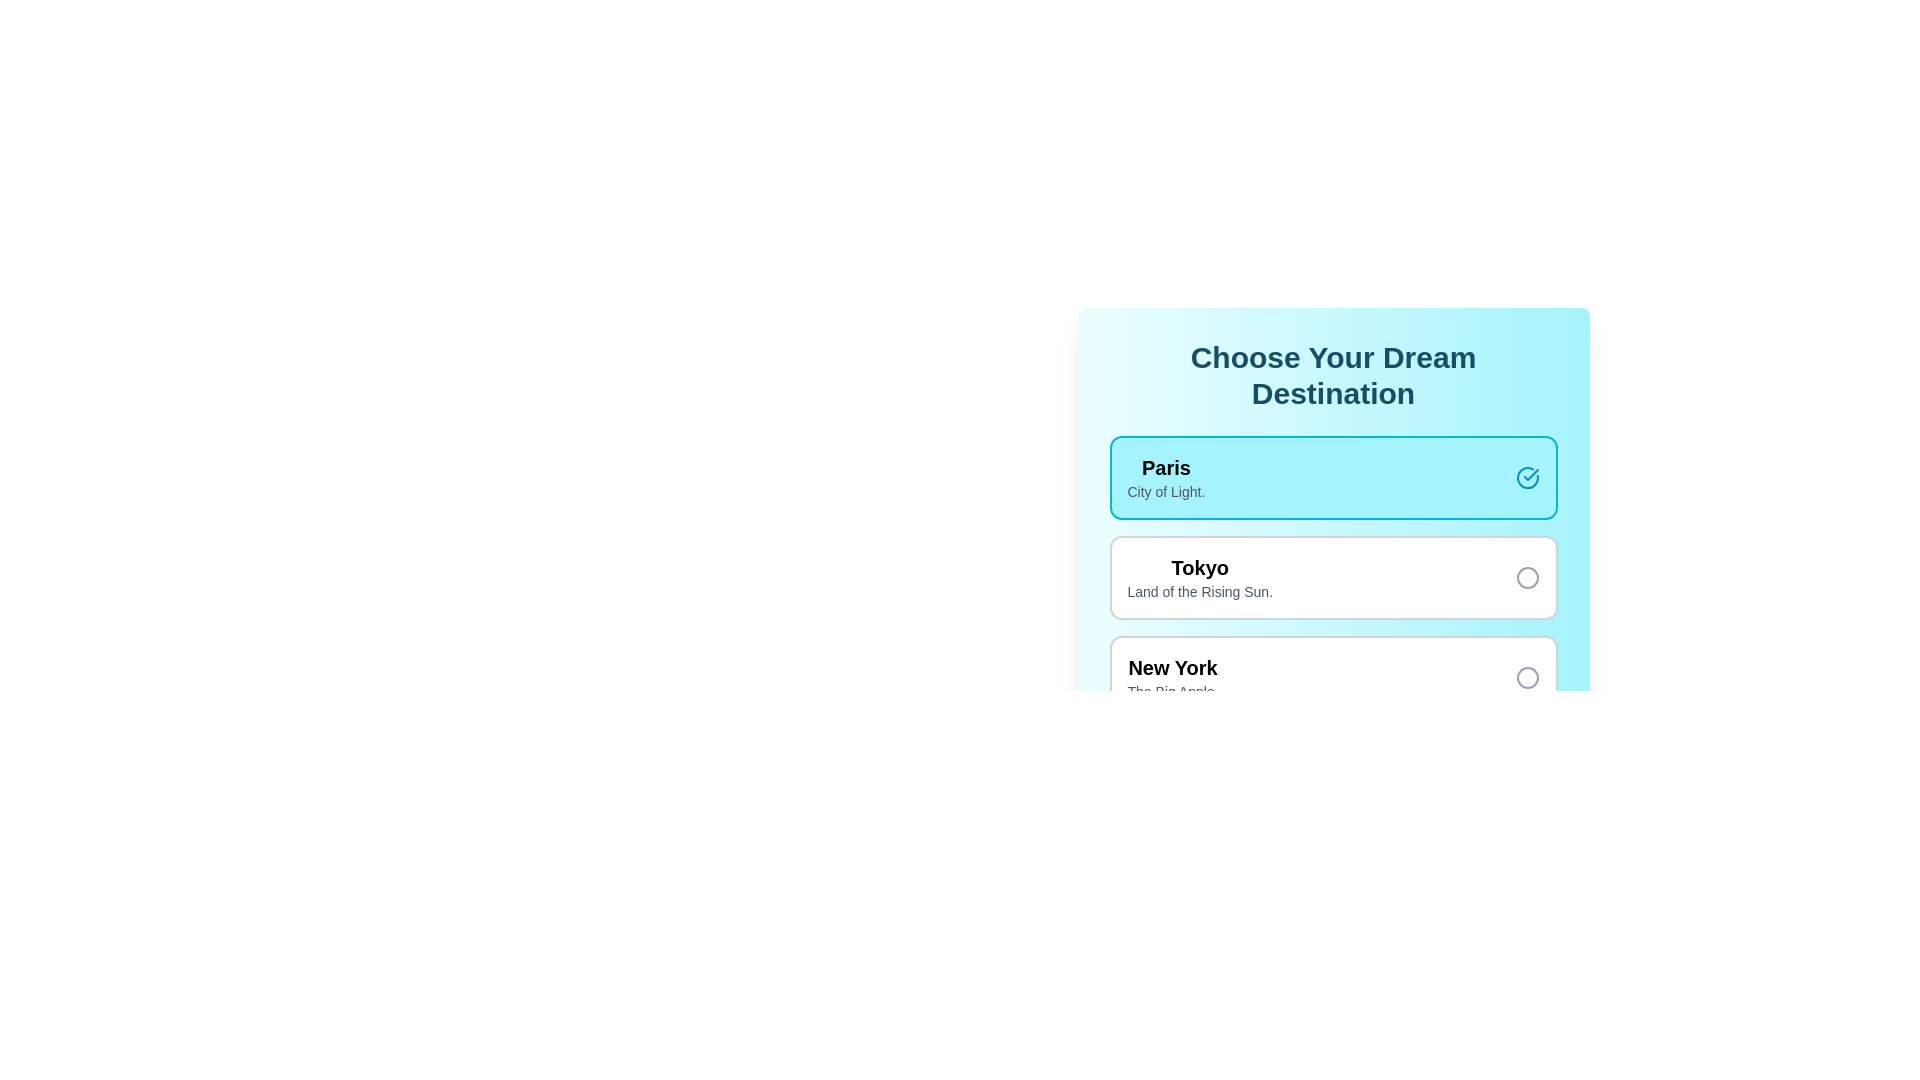  I want to click on the Label or Header Text that identifies the city 'New York', positioned under the option 'Tokyo' and above the text 'The Big Apple', so click(1173, 667).